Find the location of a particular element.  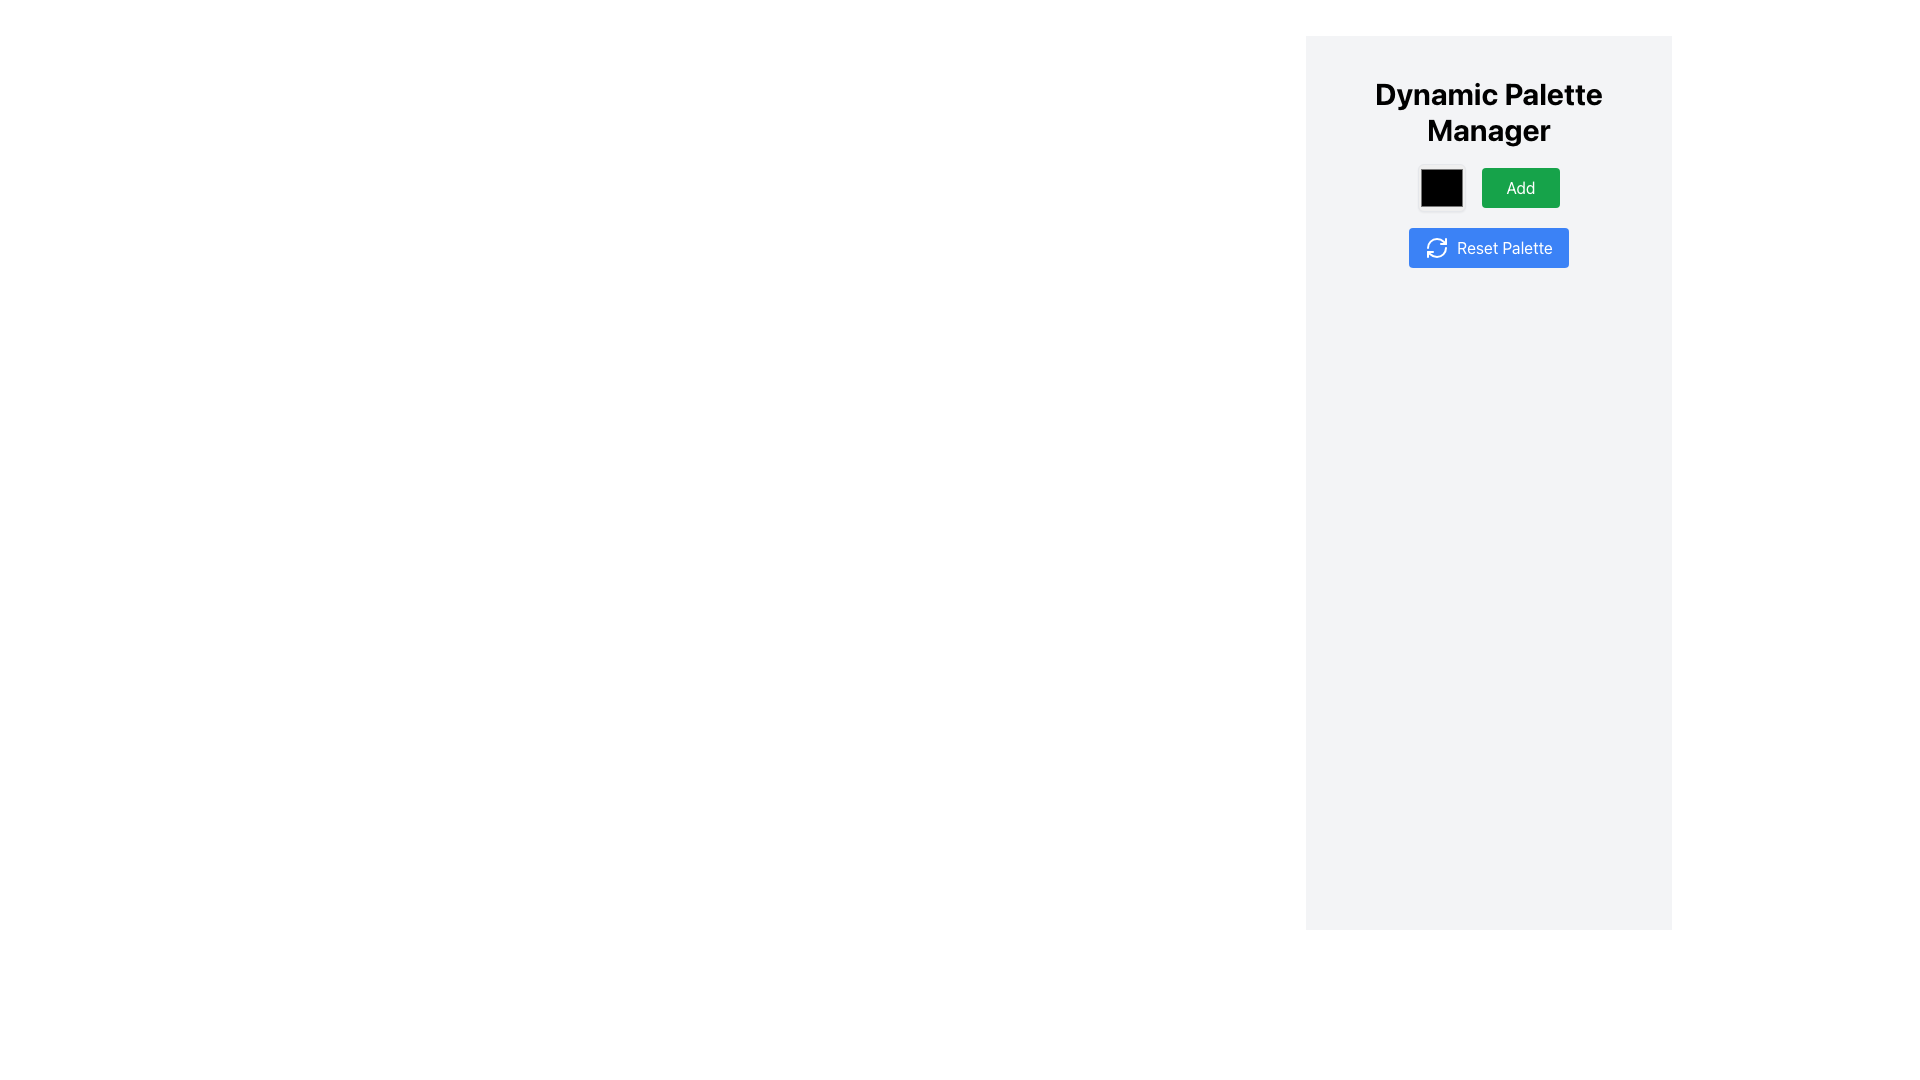

the reset icon located to the left of the blue 'Reset Palette' button is located at coordinates (1435, 246).